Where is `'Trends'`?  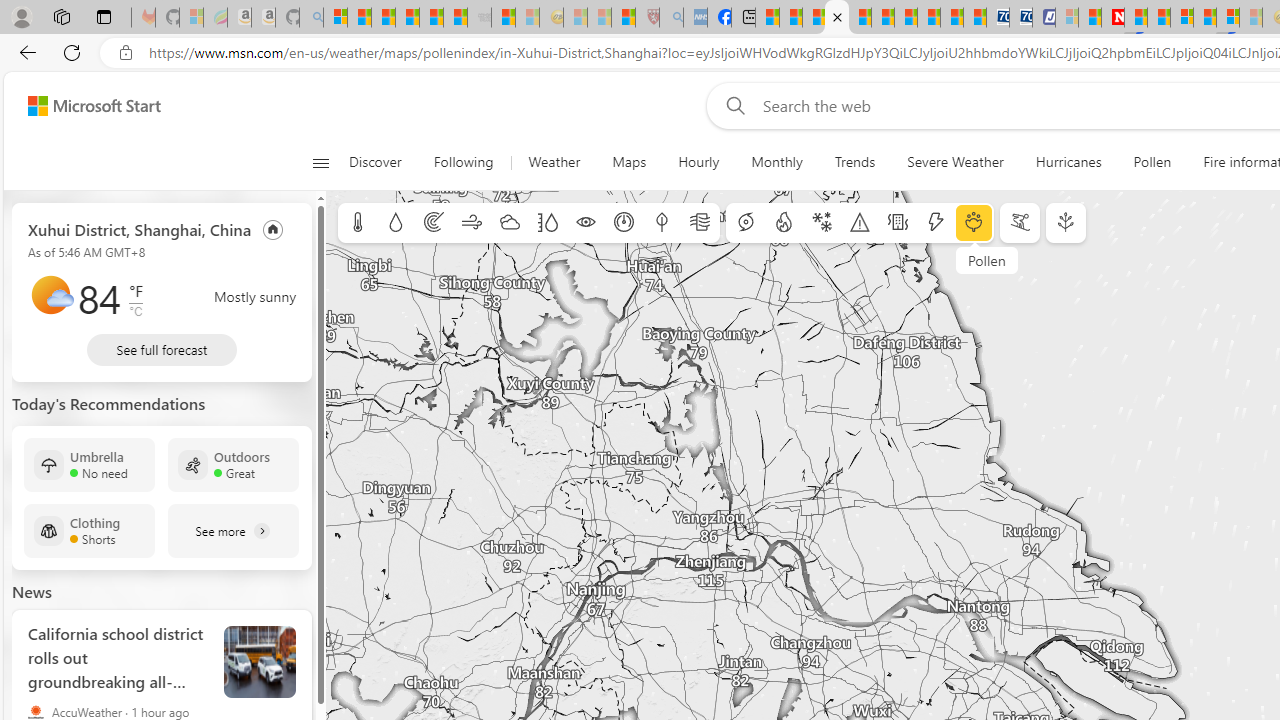 'Trends' is located at coordinates (855, 162).